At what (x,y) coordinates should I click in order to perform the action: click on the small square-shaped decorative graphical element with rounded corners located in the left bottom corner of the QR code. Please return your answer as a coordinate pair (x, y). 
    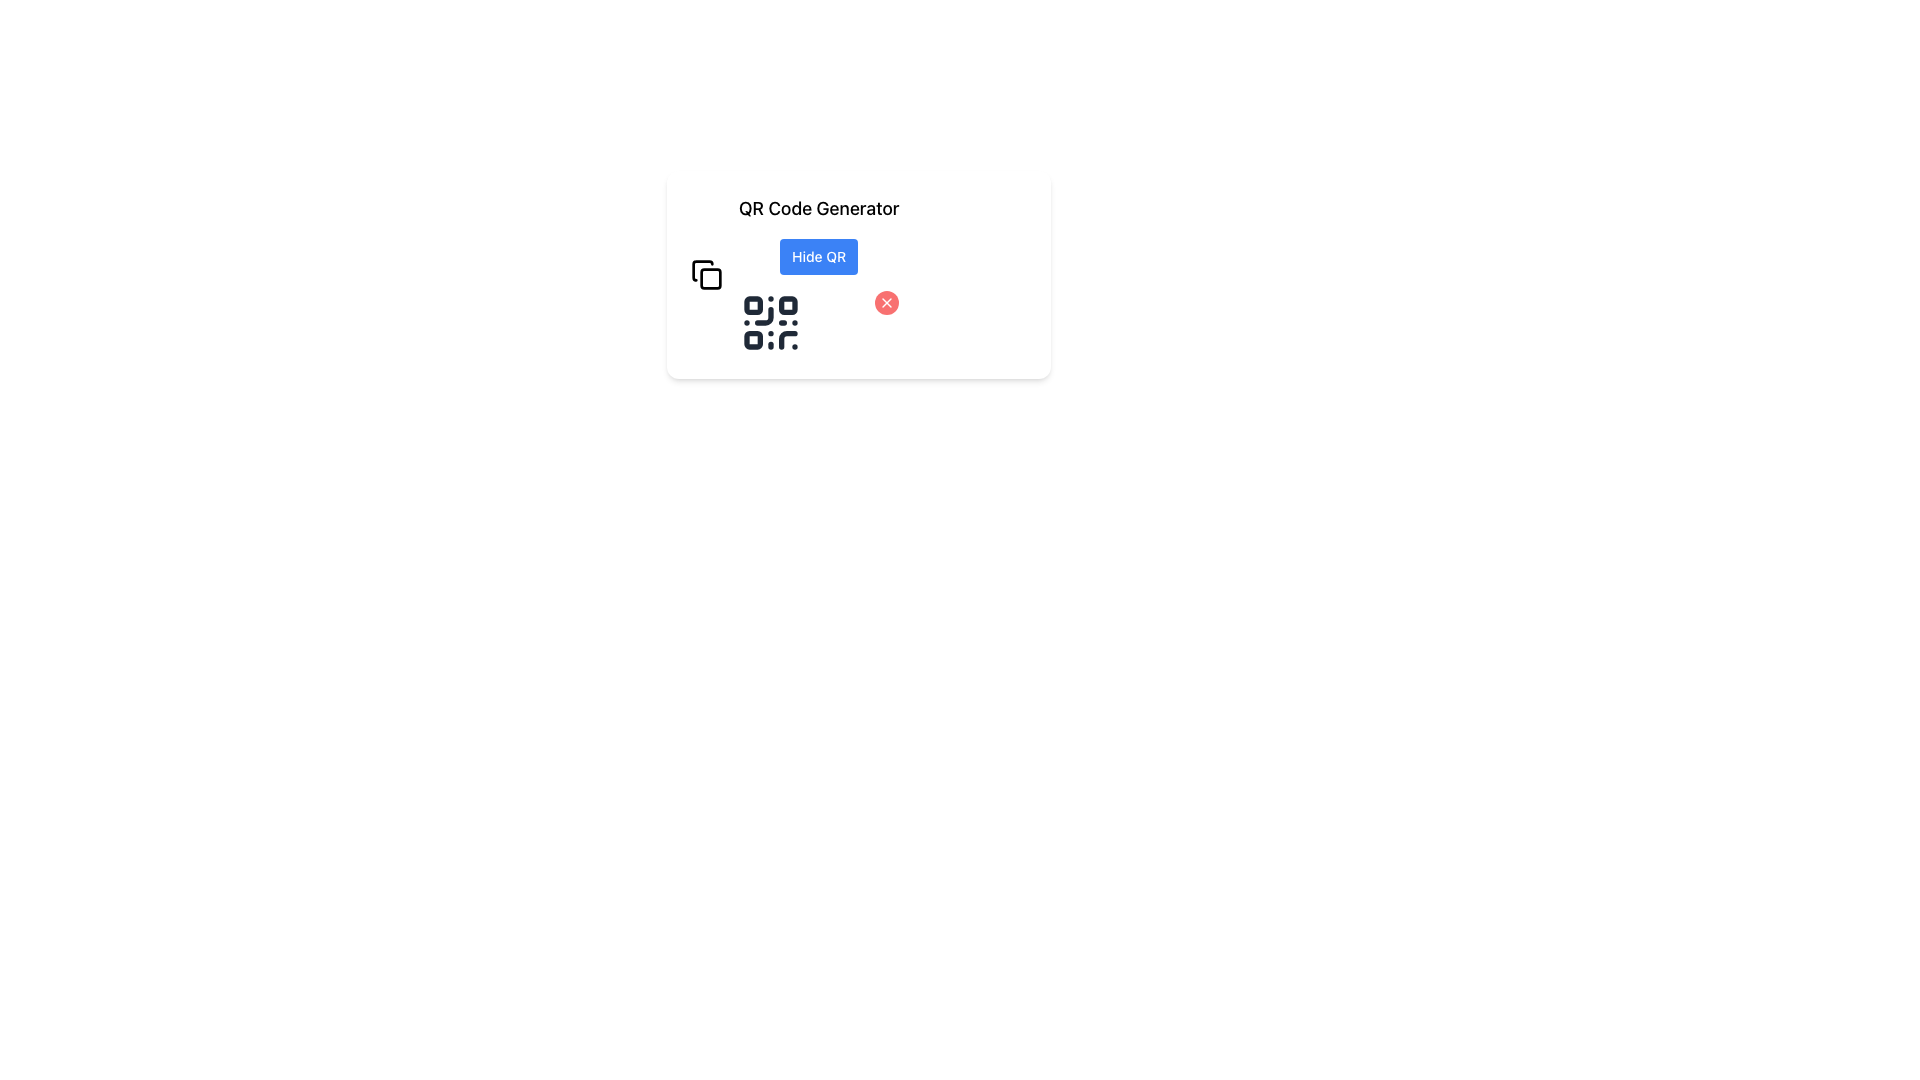
    Looking at the image, I should click on (752, 339).